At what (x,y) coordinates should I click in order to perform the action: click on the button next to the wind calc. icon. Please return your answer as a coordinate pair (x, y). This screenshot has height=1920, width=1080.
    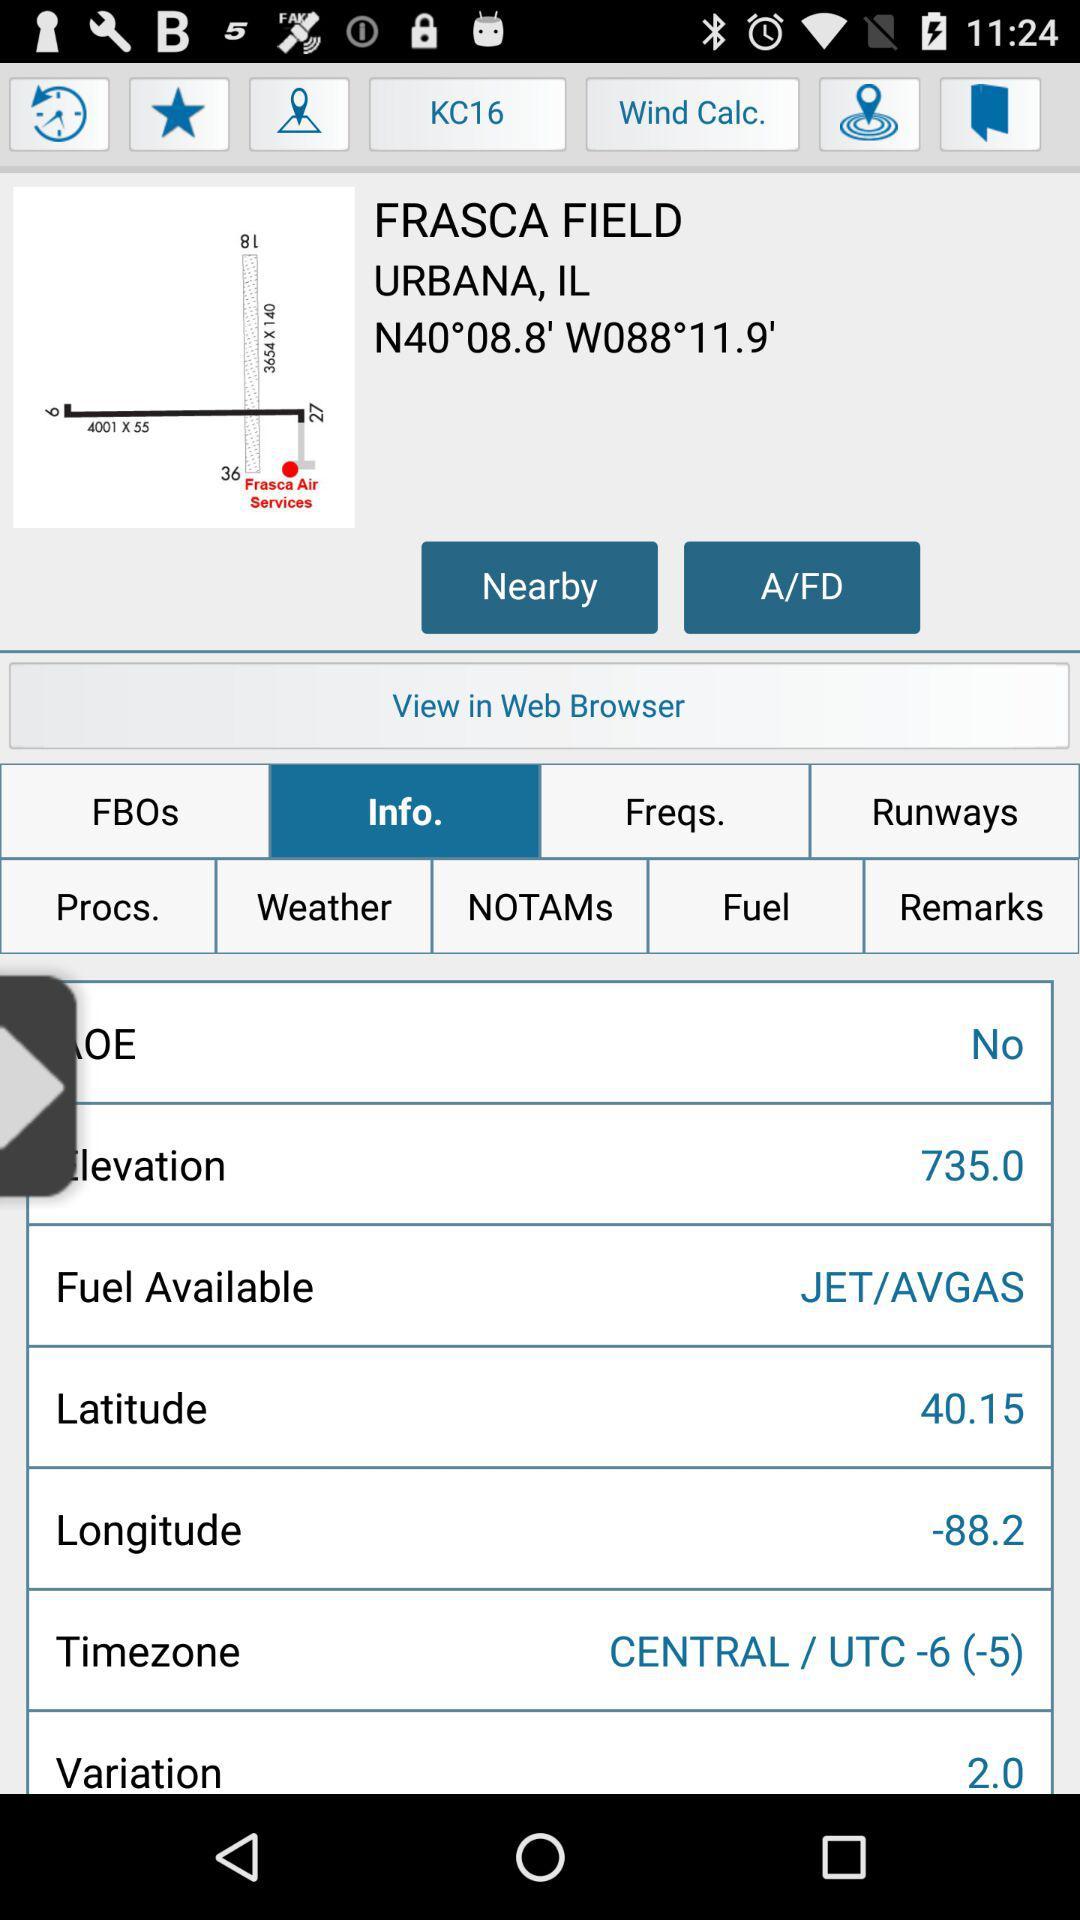
    Looking at the image, I should click on (468, 118).